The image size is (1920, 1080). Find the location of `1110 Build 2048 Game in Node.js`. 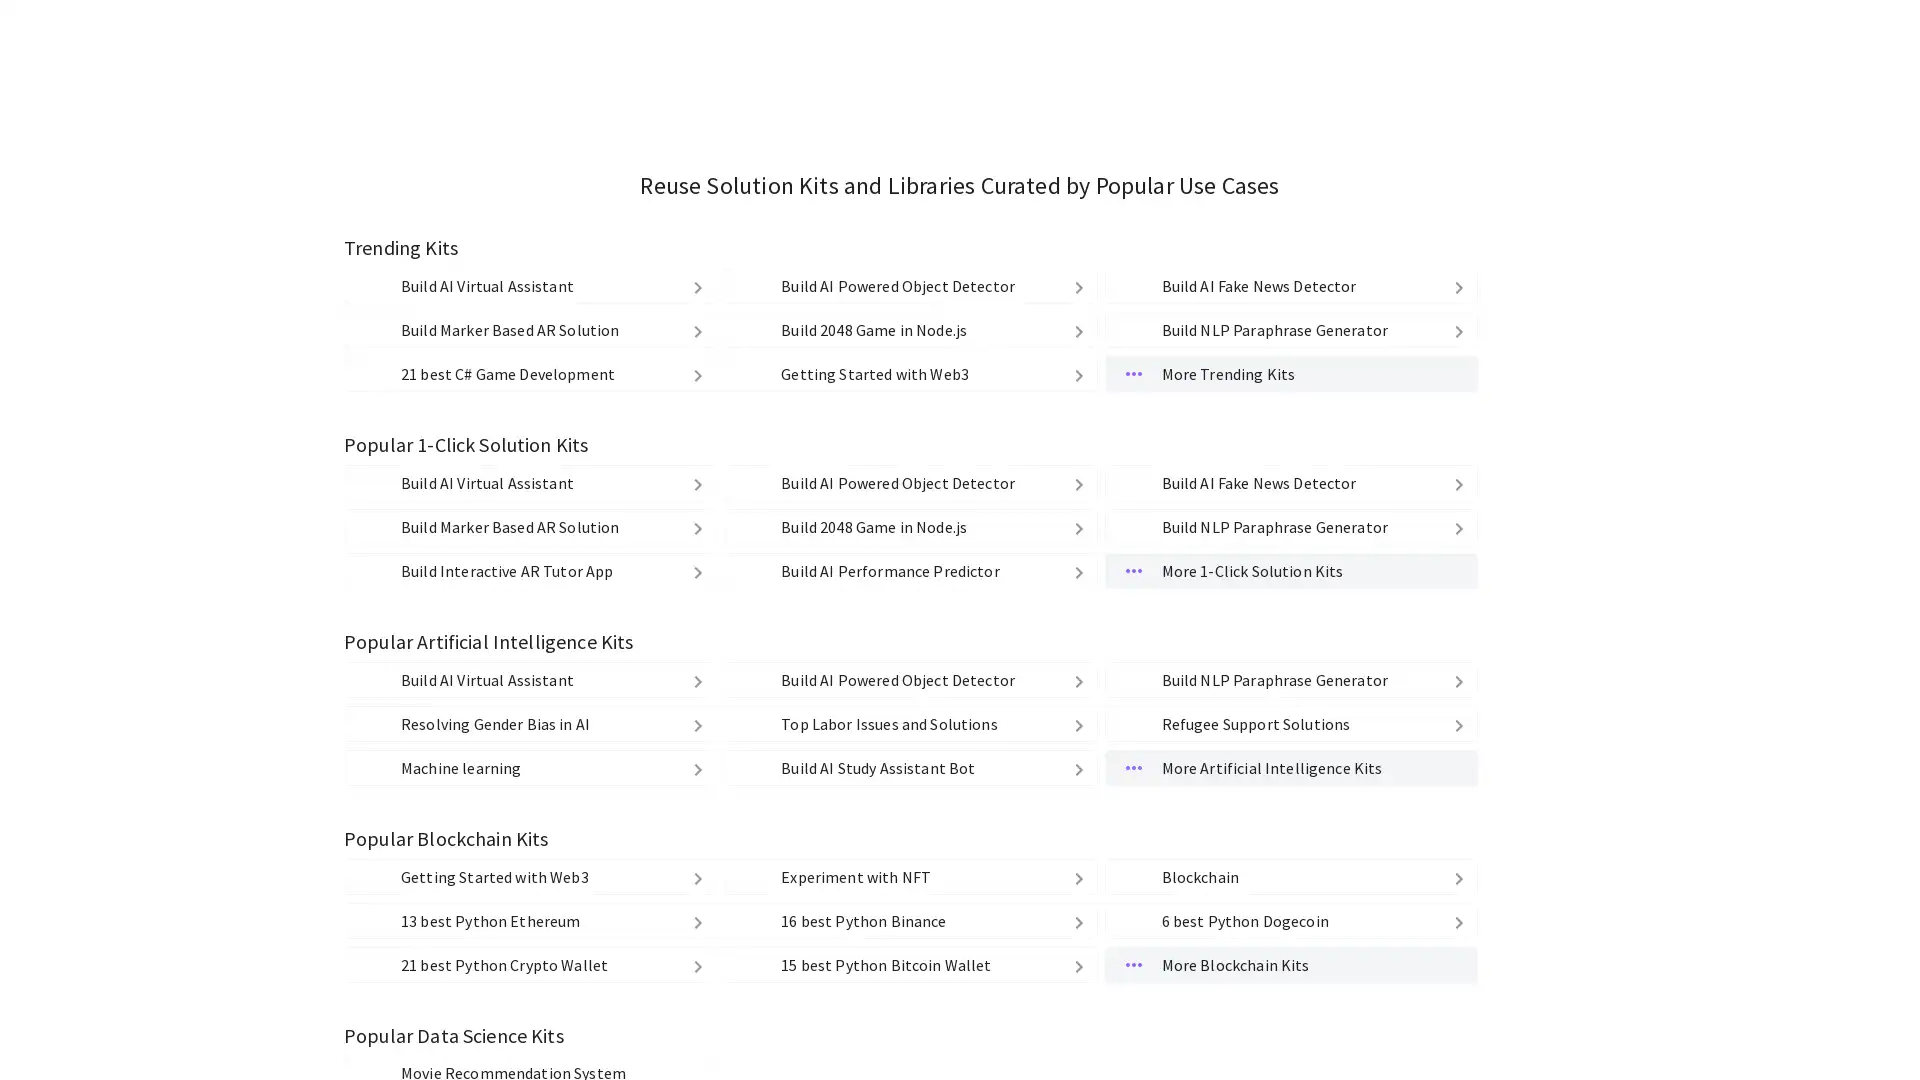

1110 Build 2048 Game in Node.js is located at coordinates (909, 832).